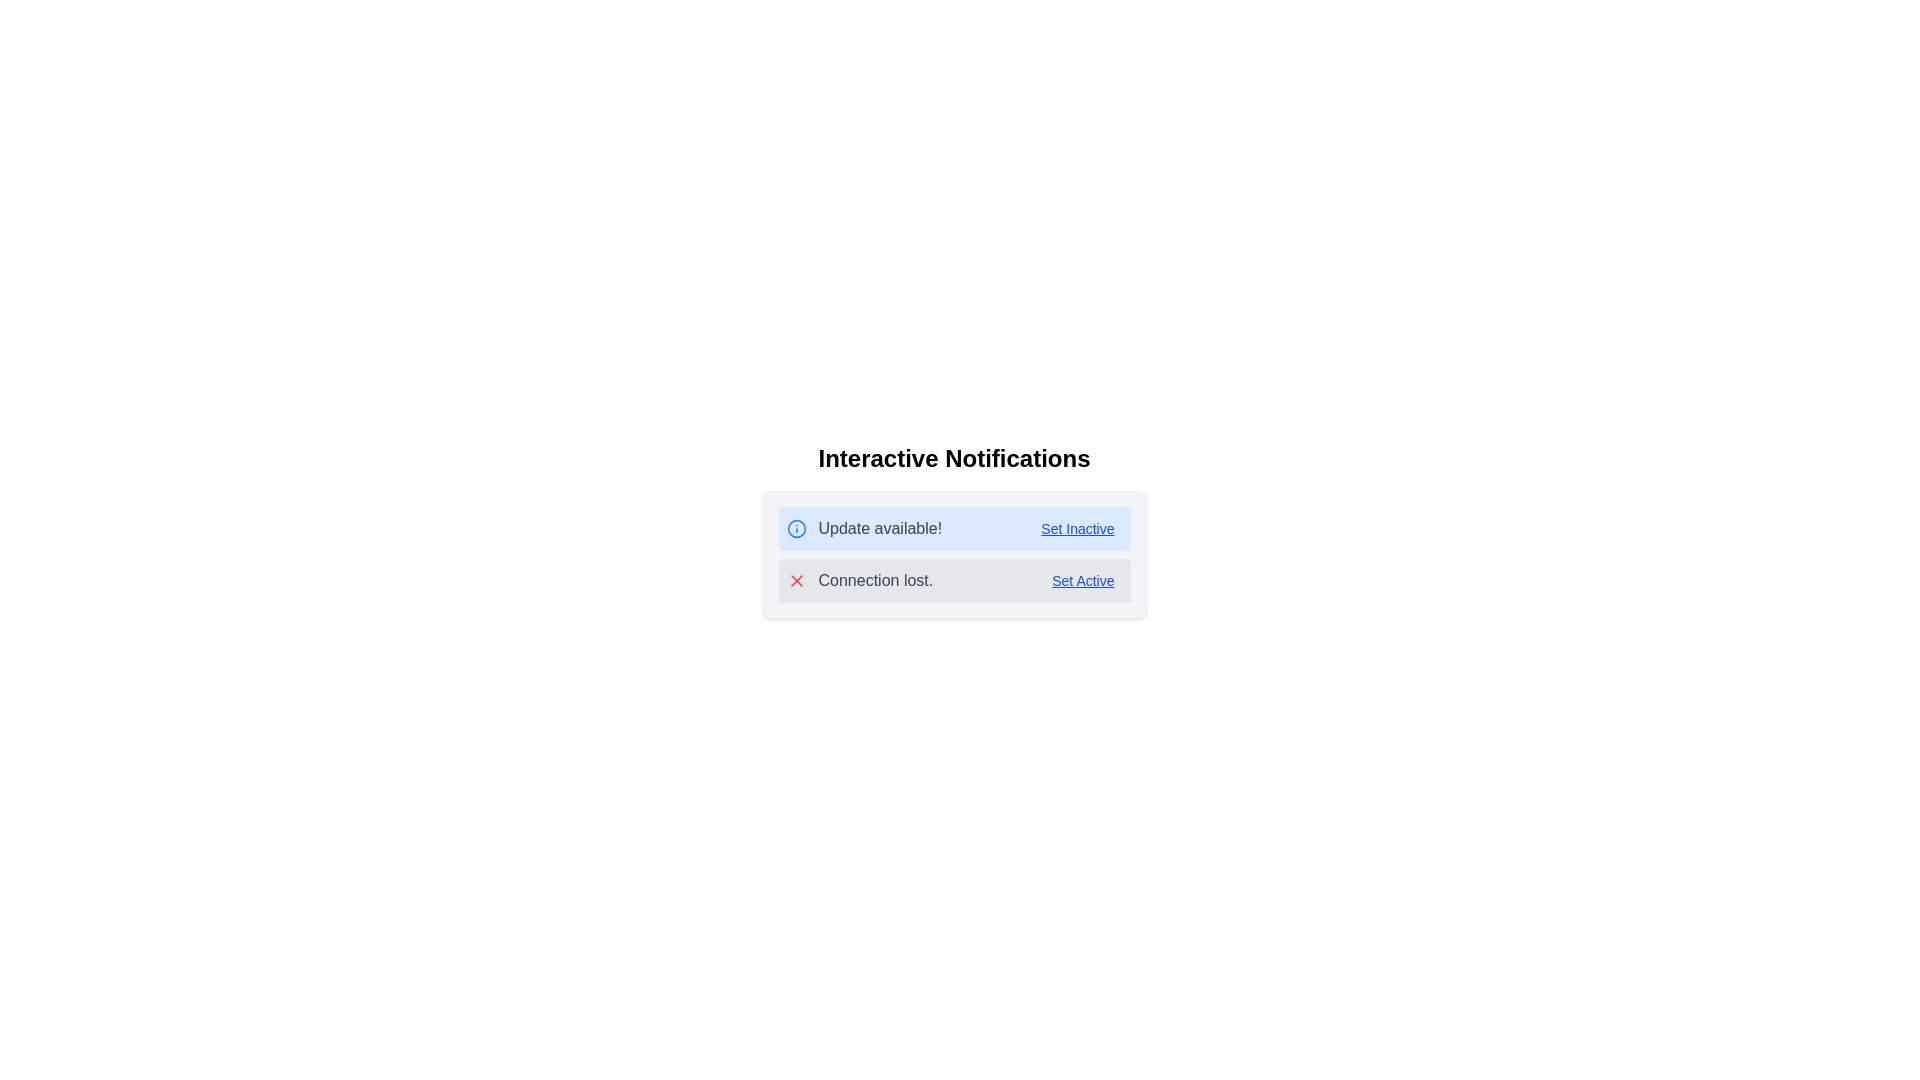  Describe the element at coordinates (795, 581) in the screenshot. I see `the red 'X' icon that is positioned immediately to the left of the 'Connection lost.' text in the notification bar` at that location.